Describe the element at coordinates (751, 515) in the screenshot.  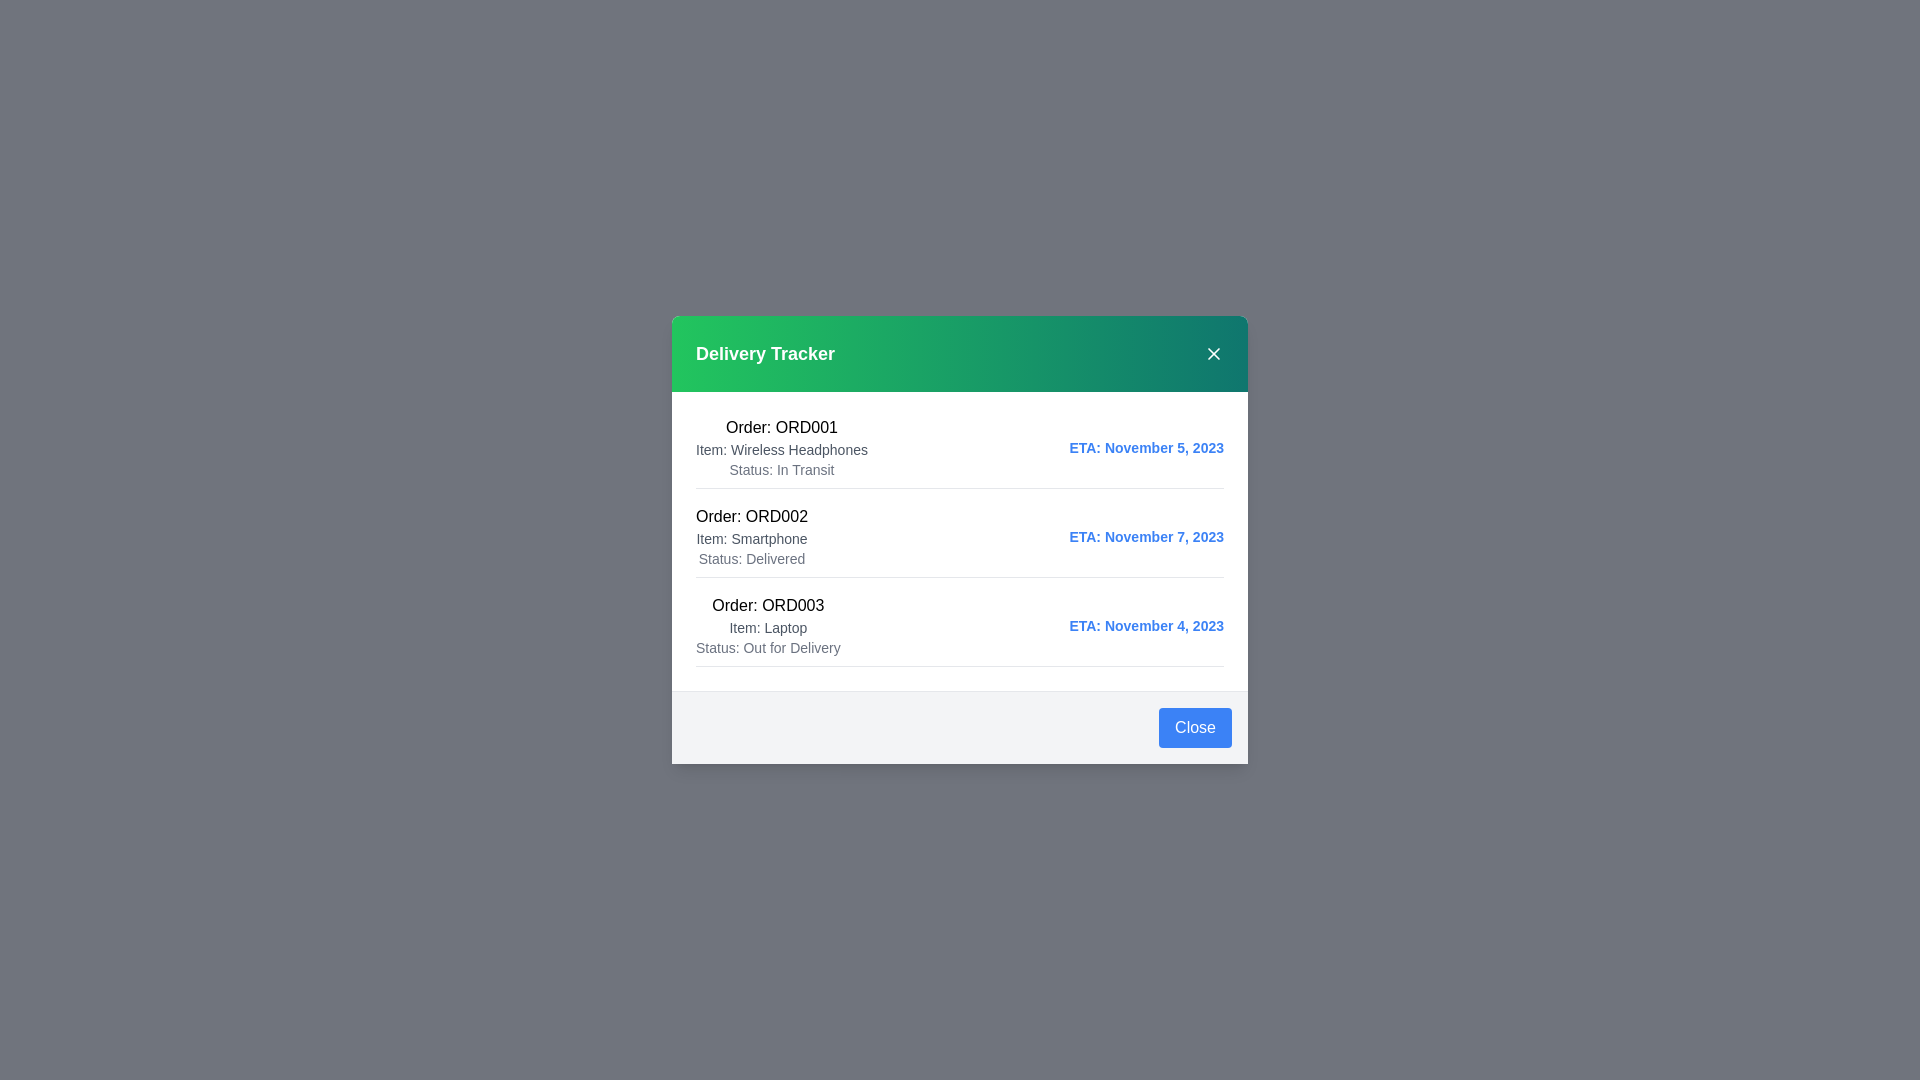
I see `the text element corresponding to ORD002` at that location.